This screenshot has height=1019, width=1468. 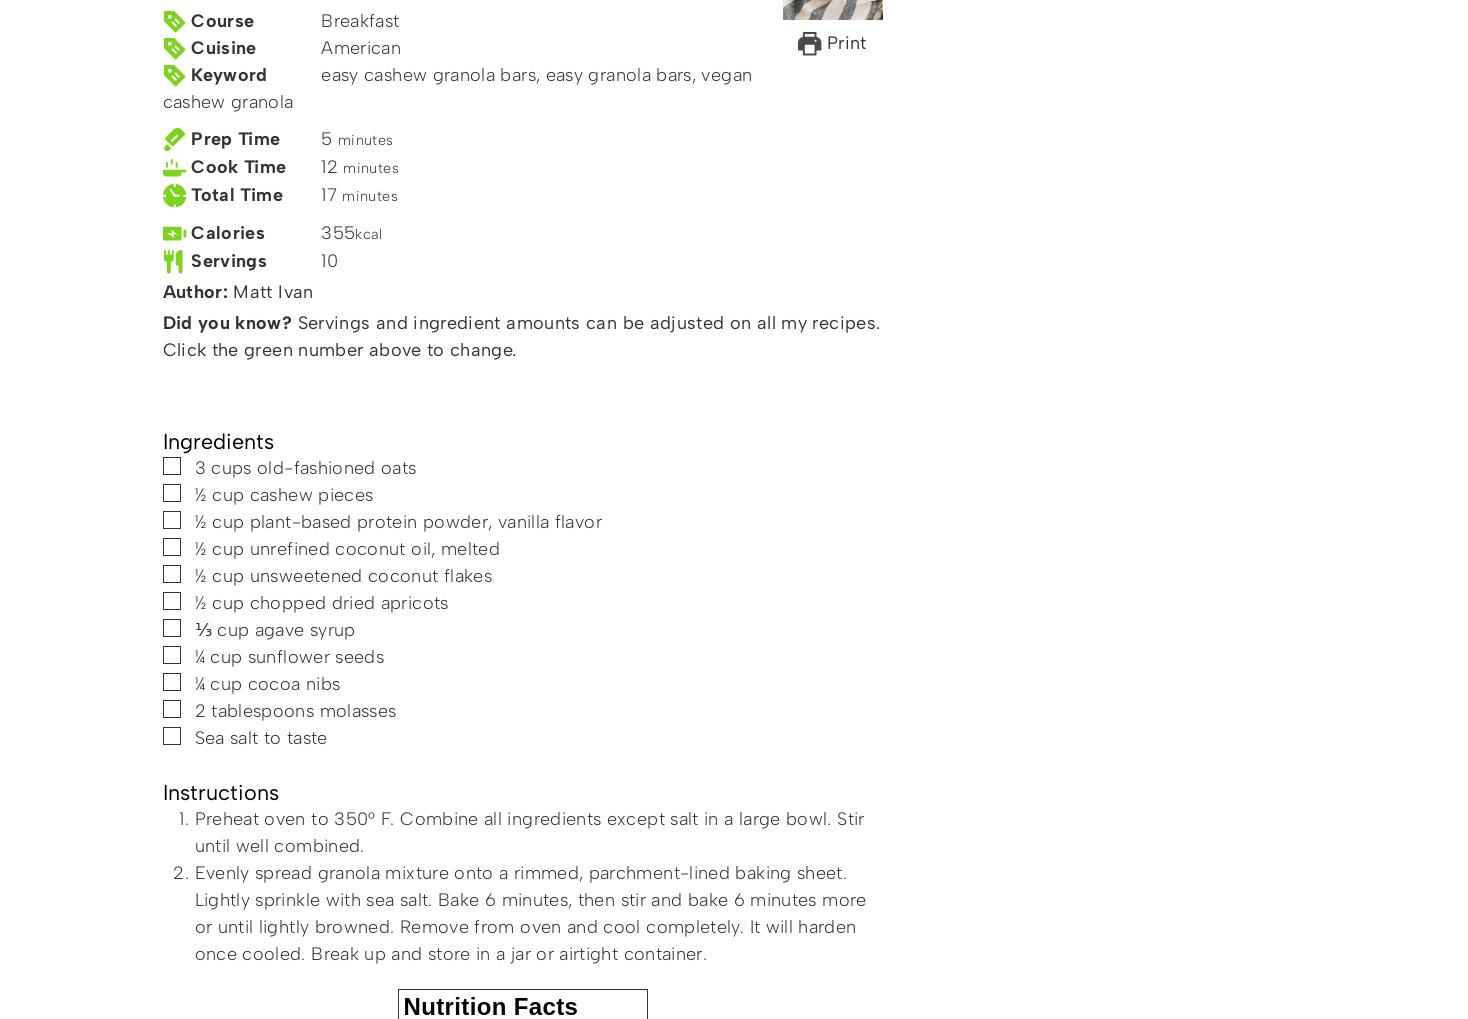 What do you see at coordinates (256, 467) in the screenshot?
I see `'old-fashioned oats'` at bounding box center [256, 467].